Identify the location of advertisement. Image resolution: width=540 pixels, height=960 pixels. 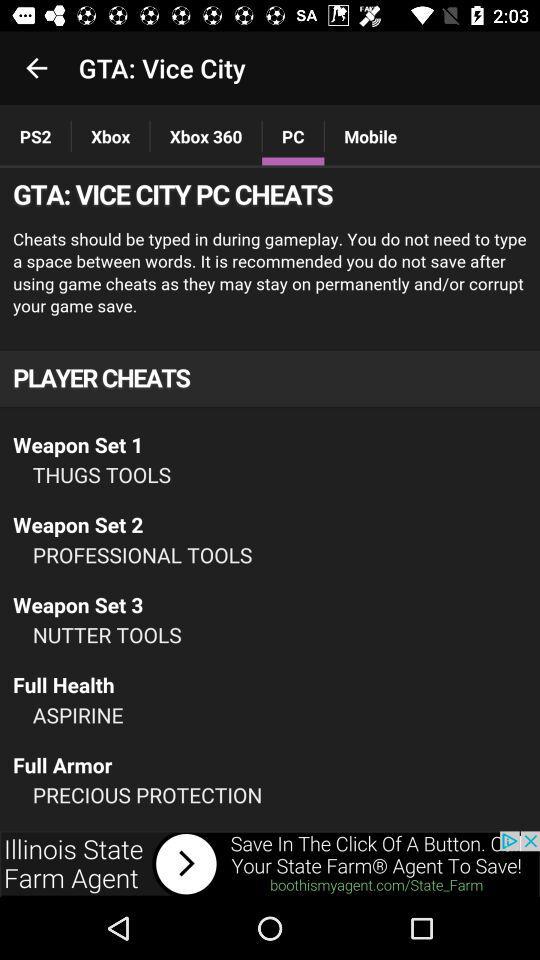
(270, 863).